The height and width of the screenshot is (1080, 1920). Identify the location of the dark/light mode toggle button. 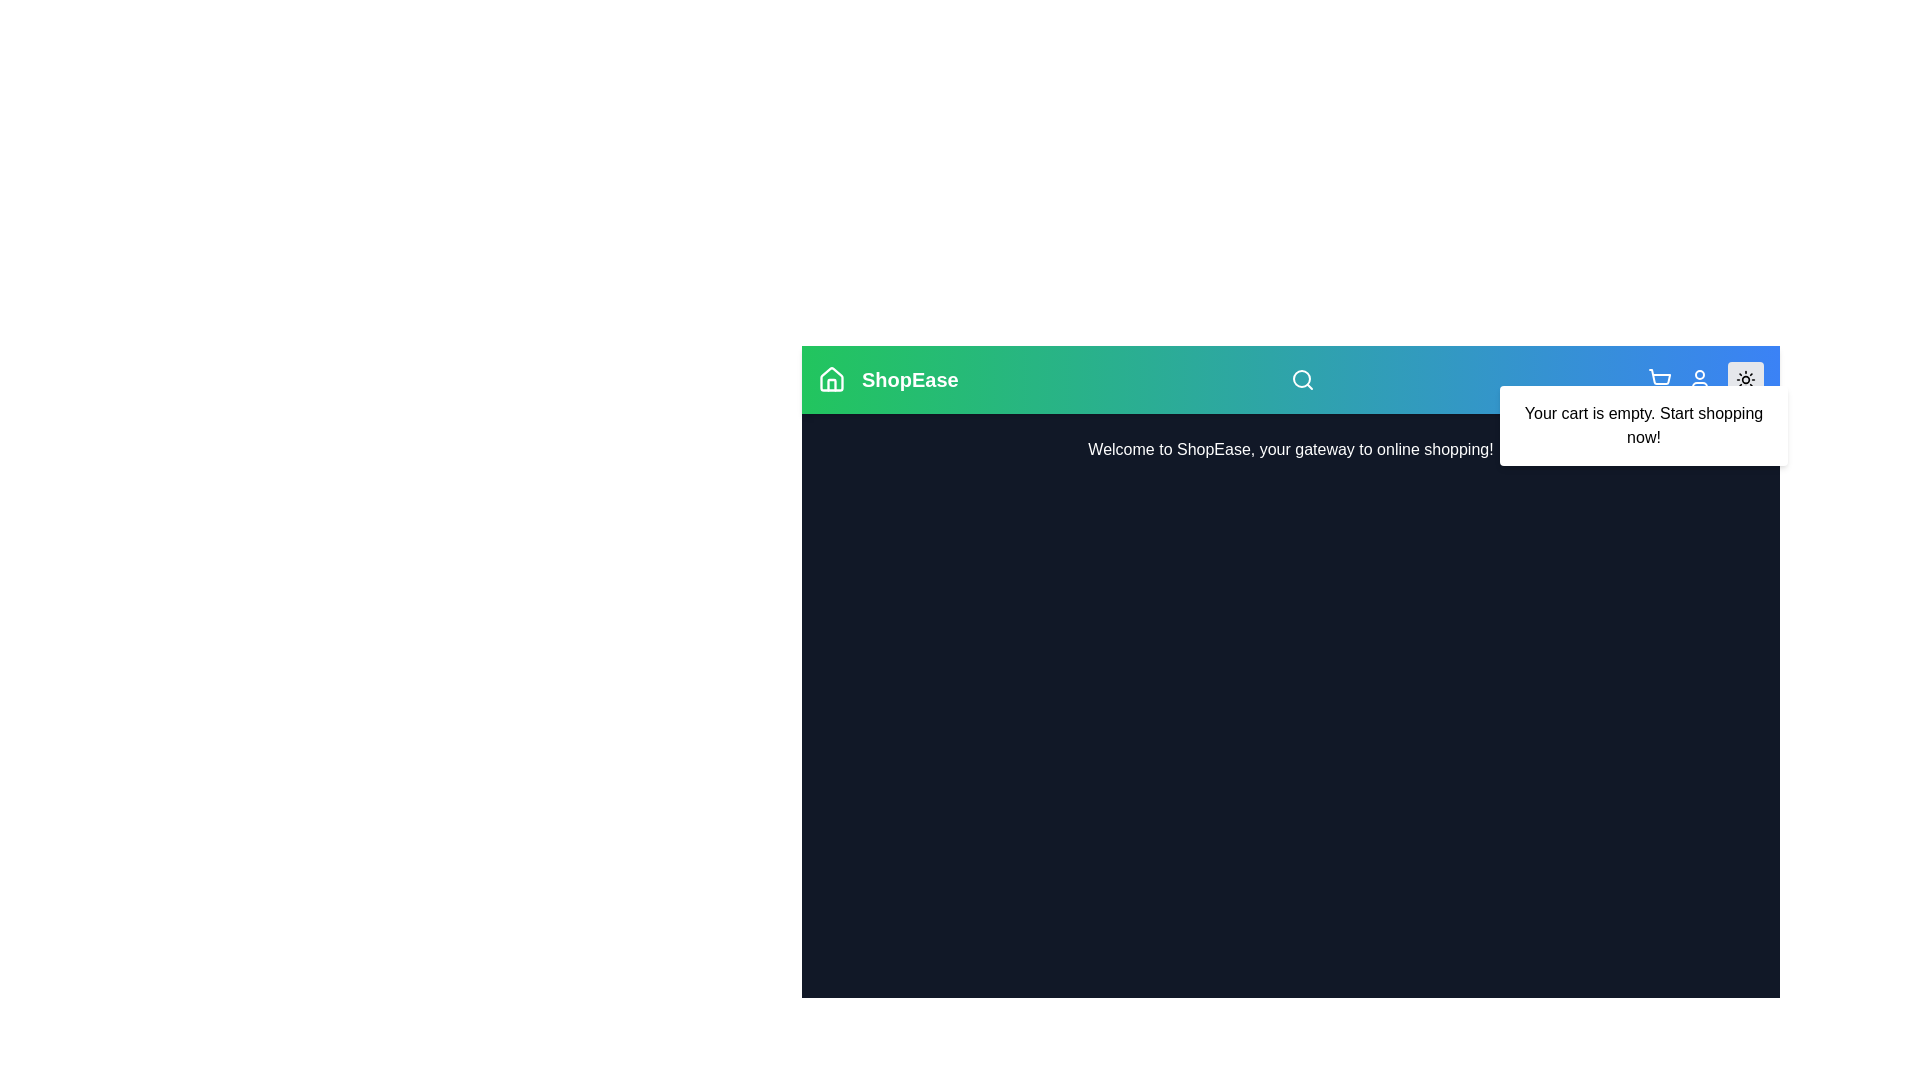
(1745, 380).